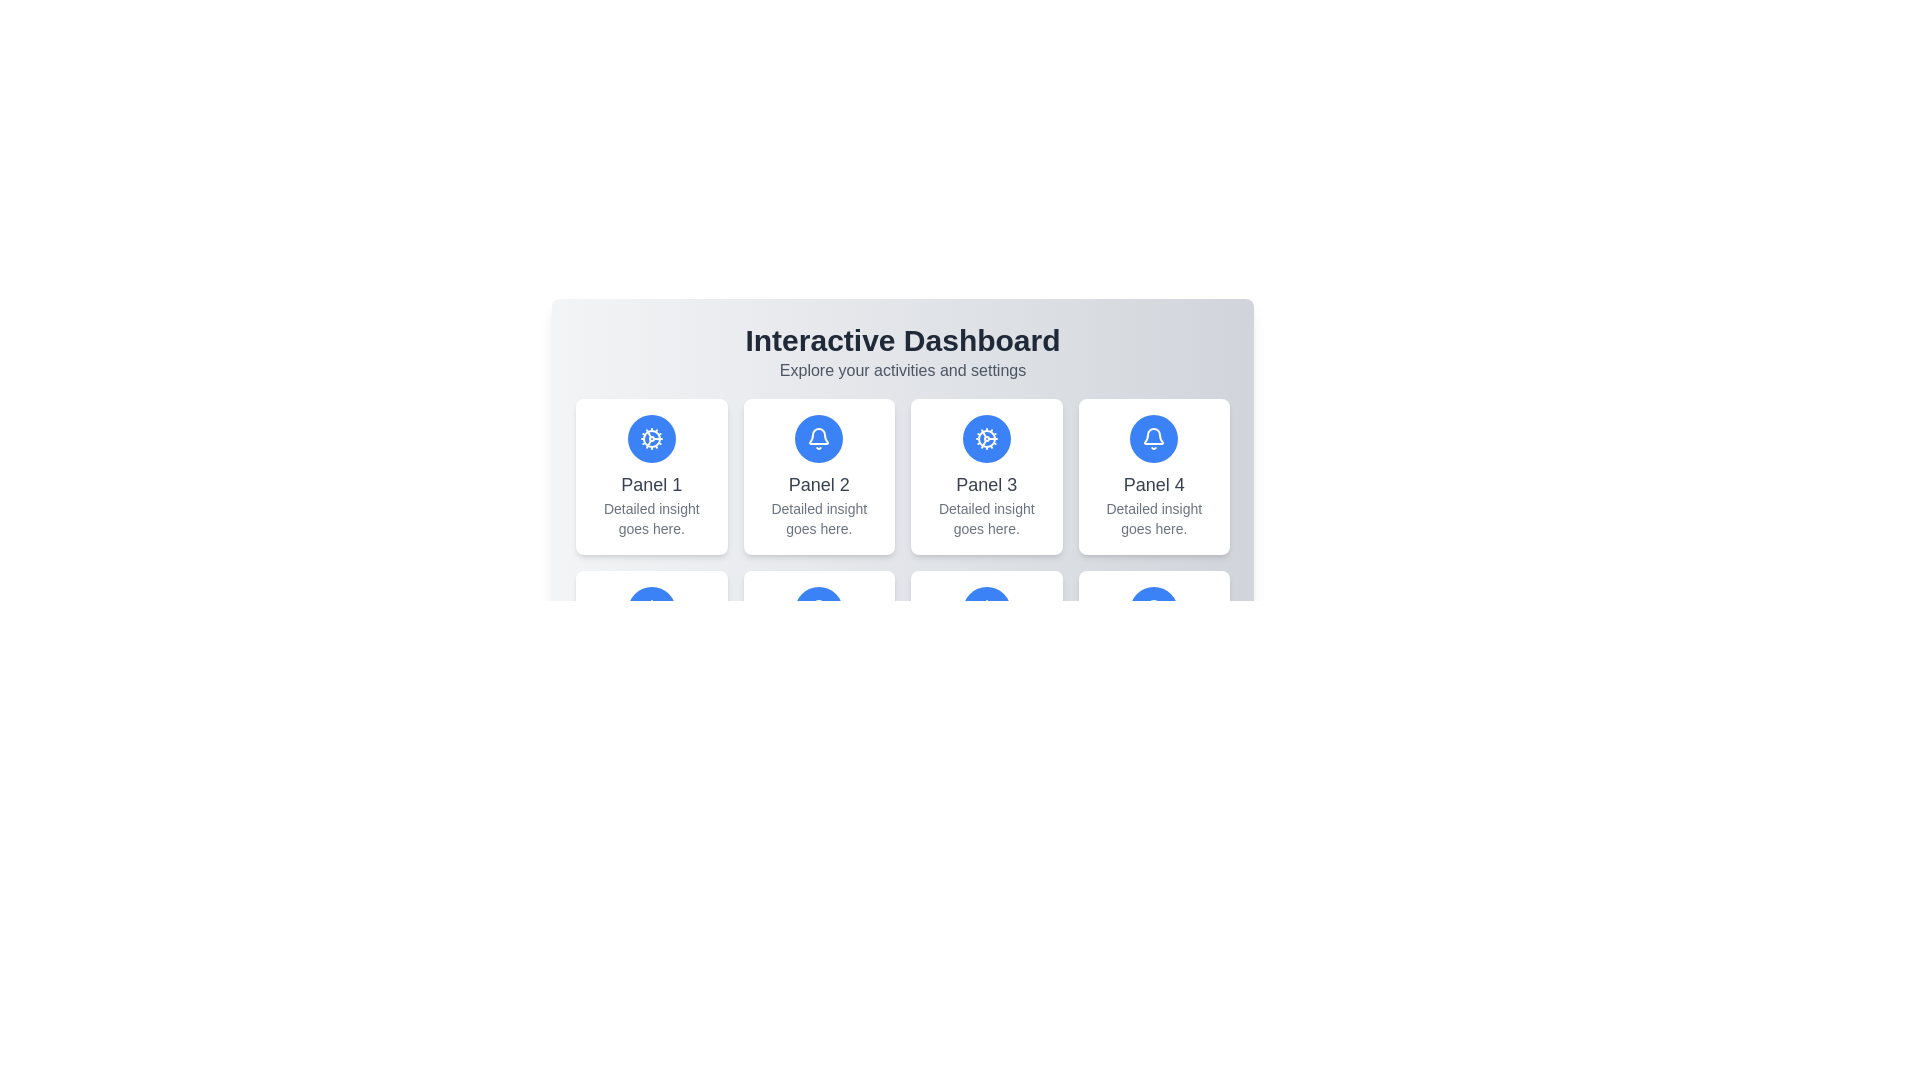 The image size is (1920, 1080). Describe the element at coordinates (986, 438) in the screenshot. I see `the circular blue icon with a white cogwheel symbol at its center, located in the top row of panel cards in the dashboard` at that location.